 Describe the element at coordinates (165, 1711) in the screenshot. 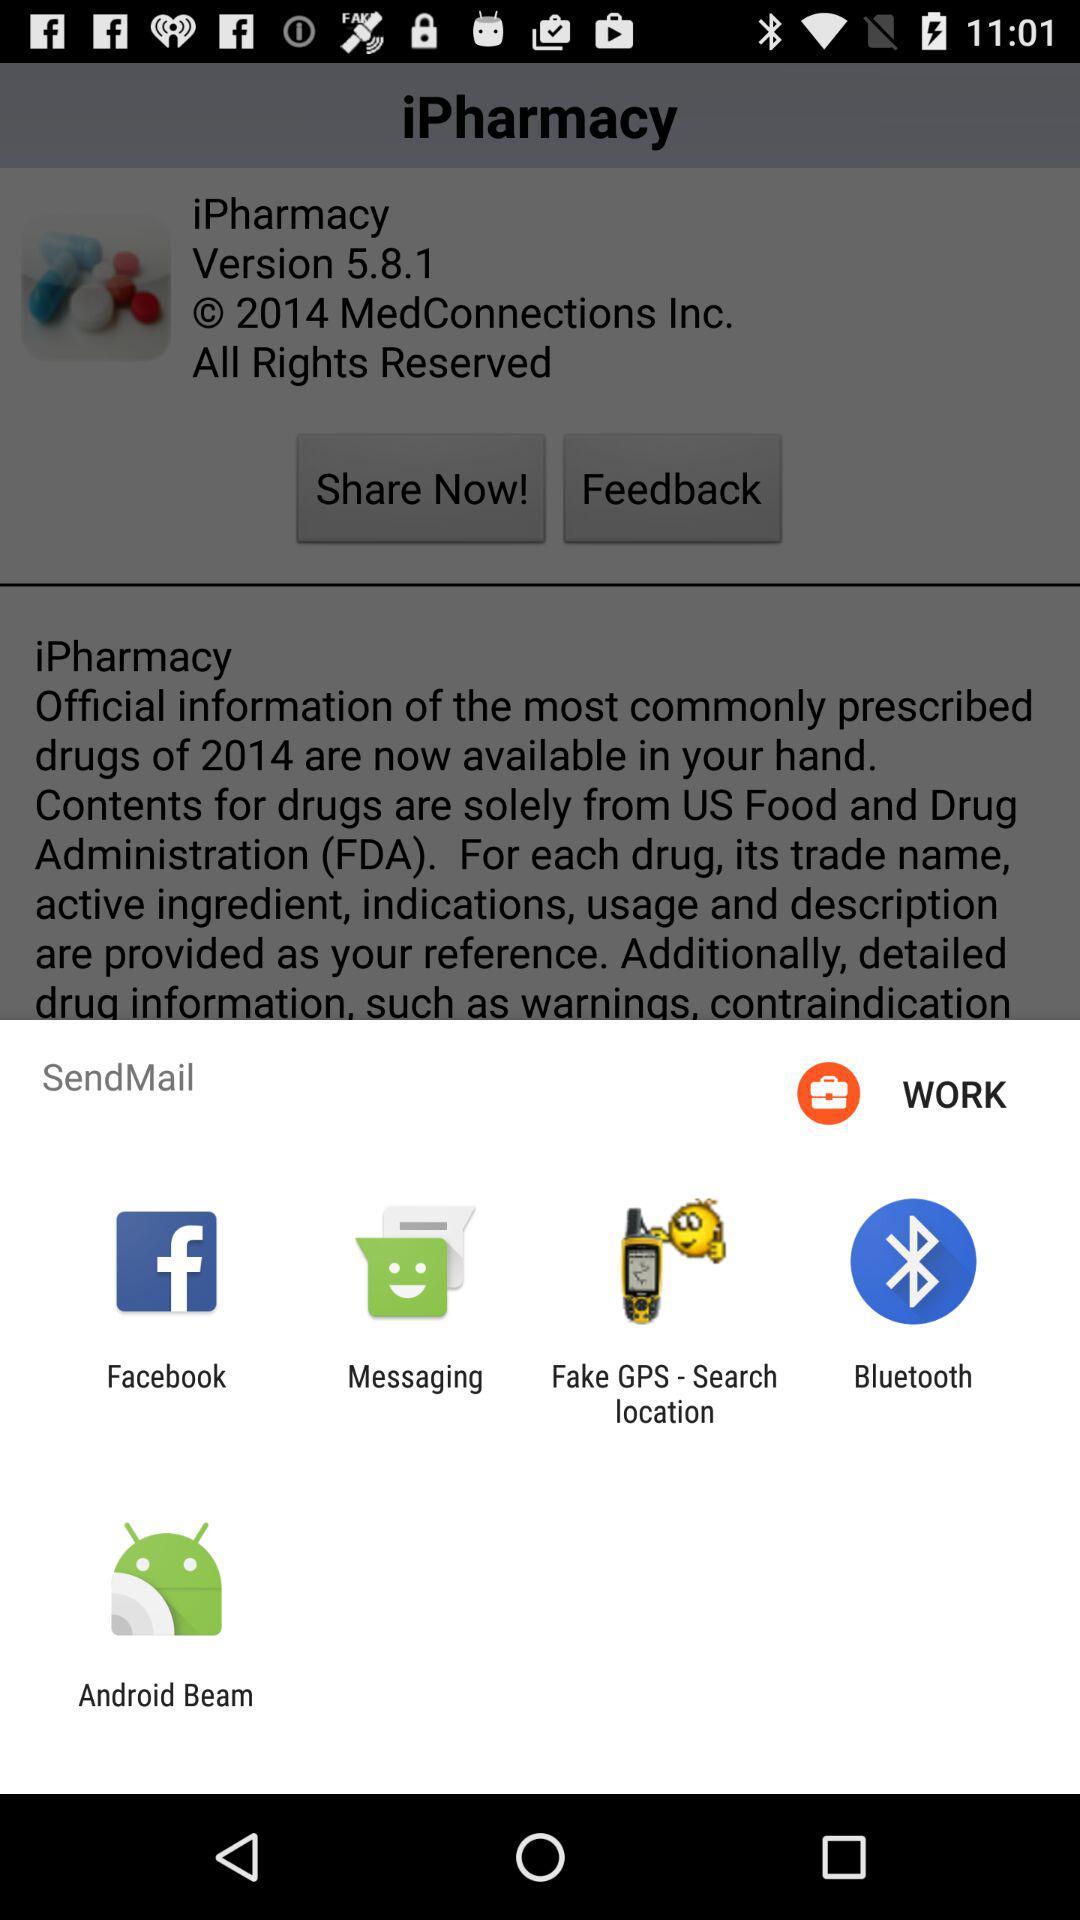

I see `the android beam icon` at that location.